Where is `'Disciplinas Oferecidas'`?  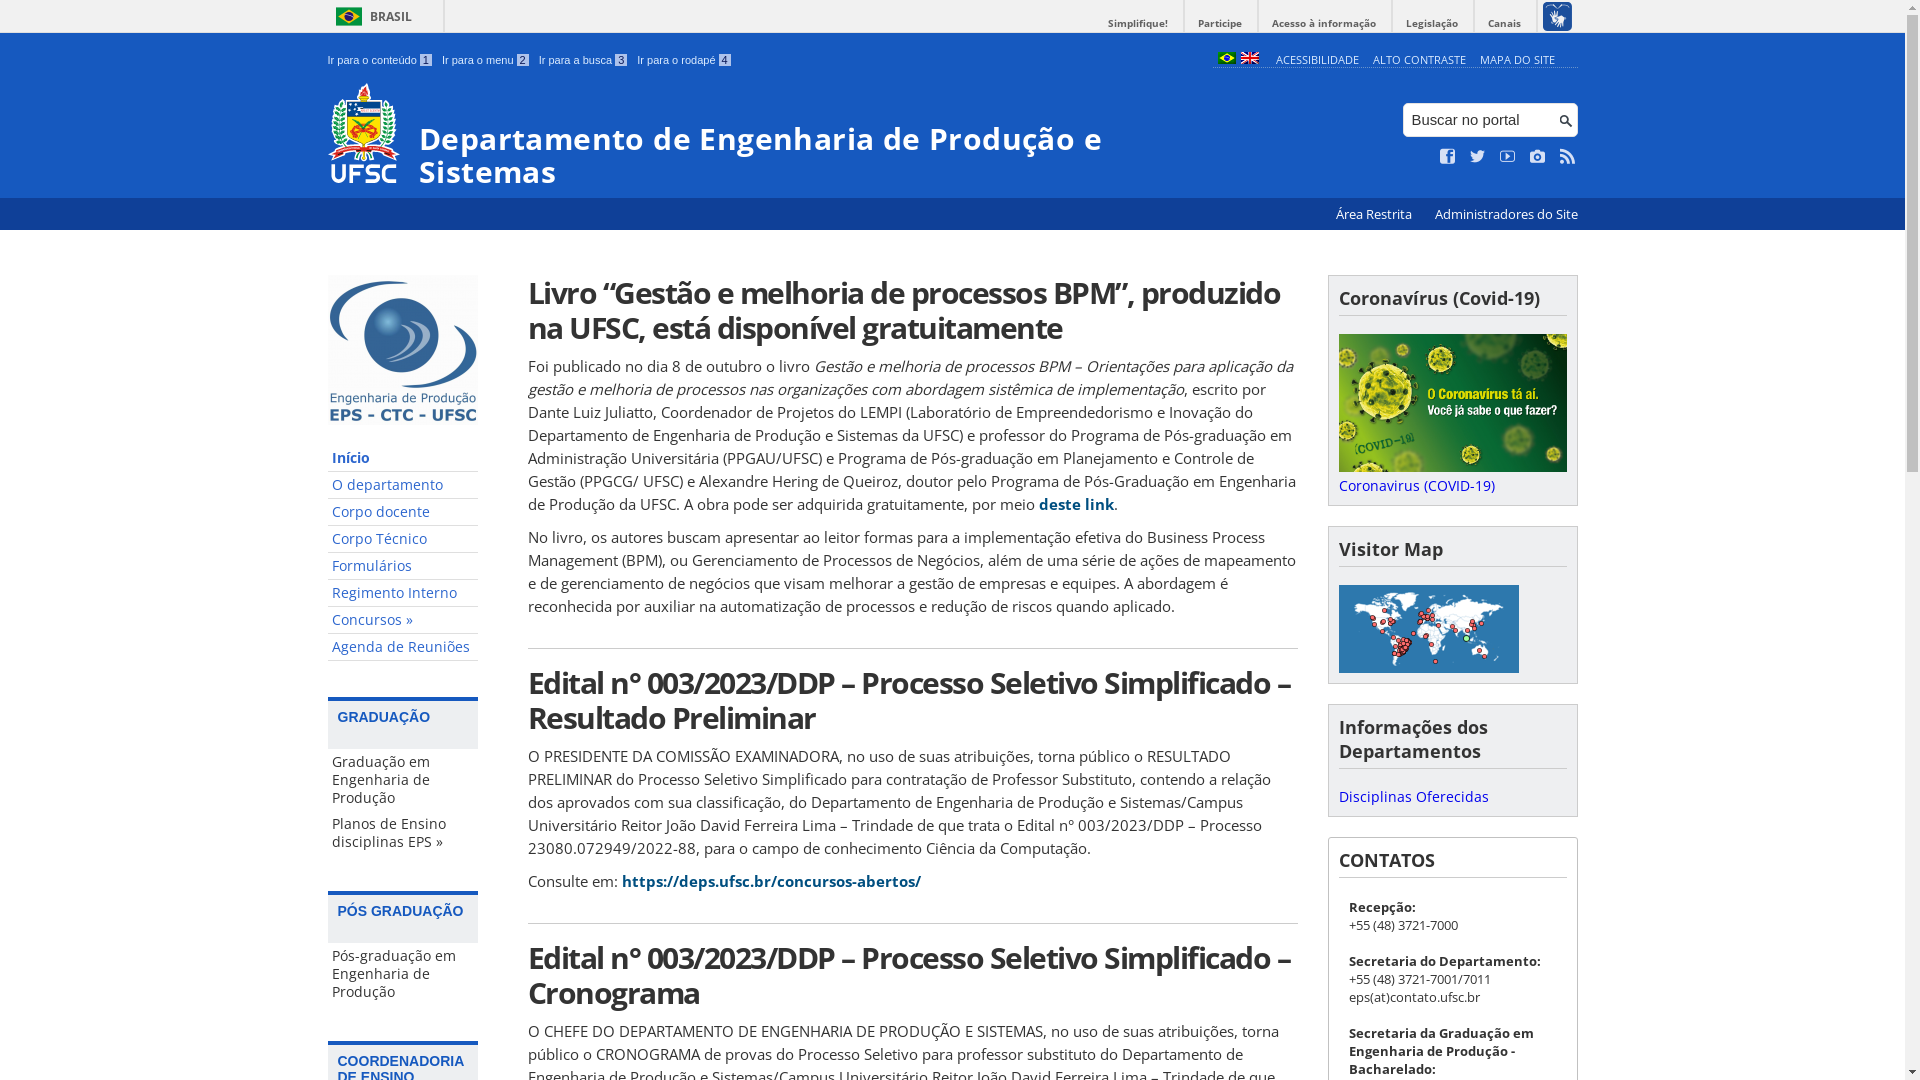
'Disciplinas Oferecidas' is located at coordinates (1411, 795).